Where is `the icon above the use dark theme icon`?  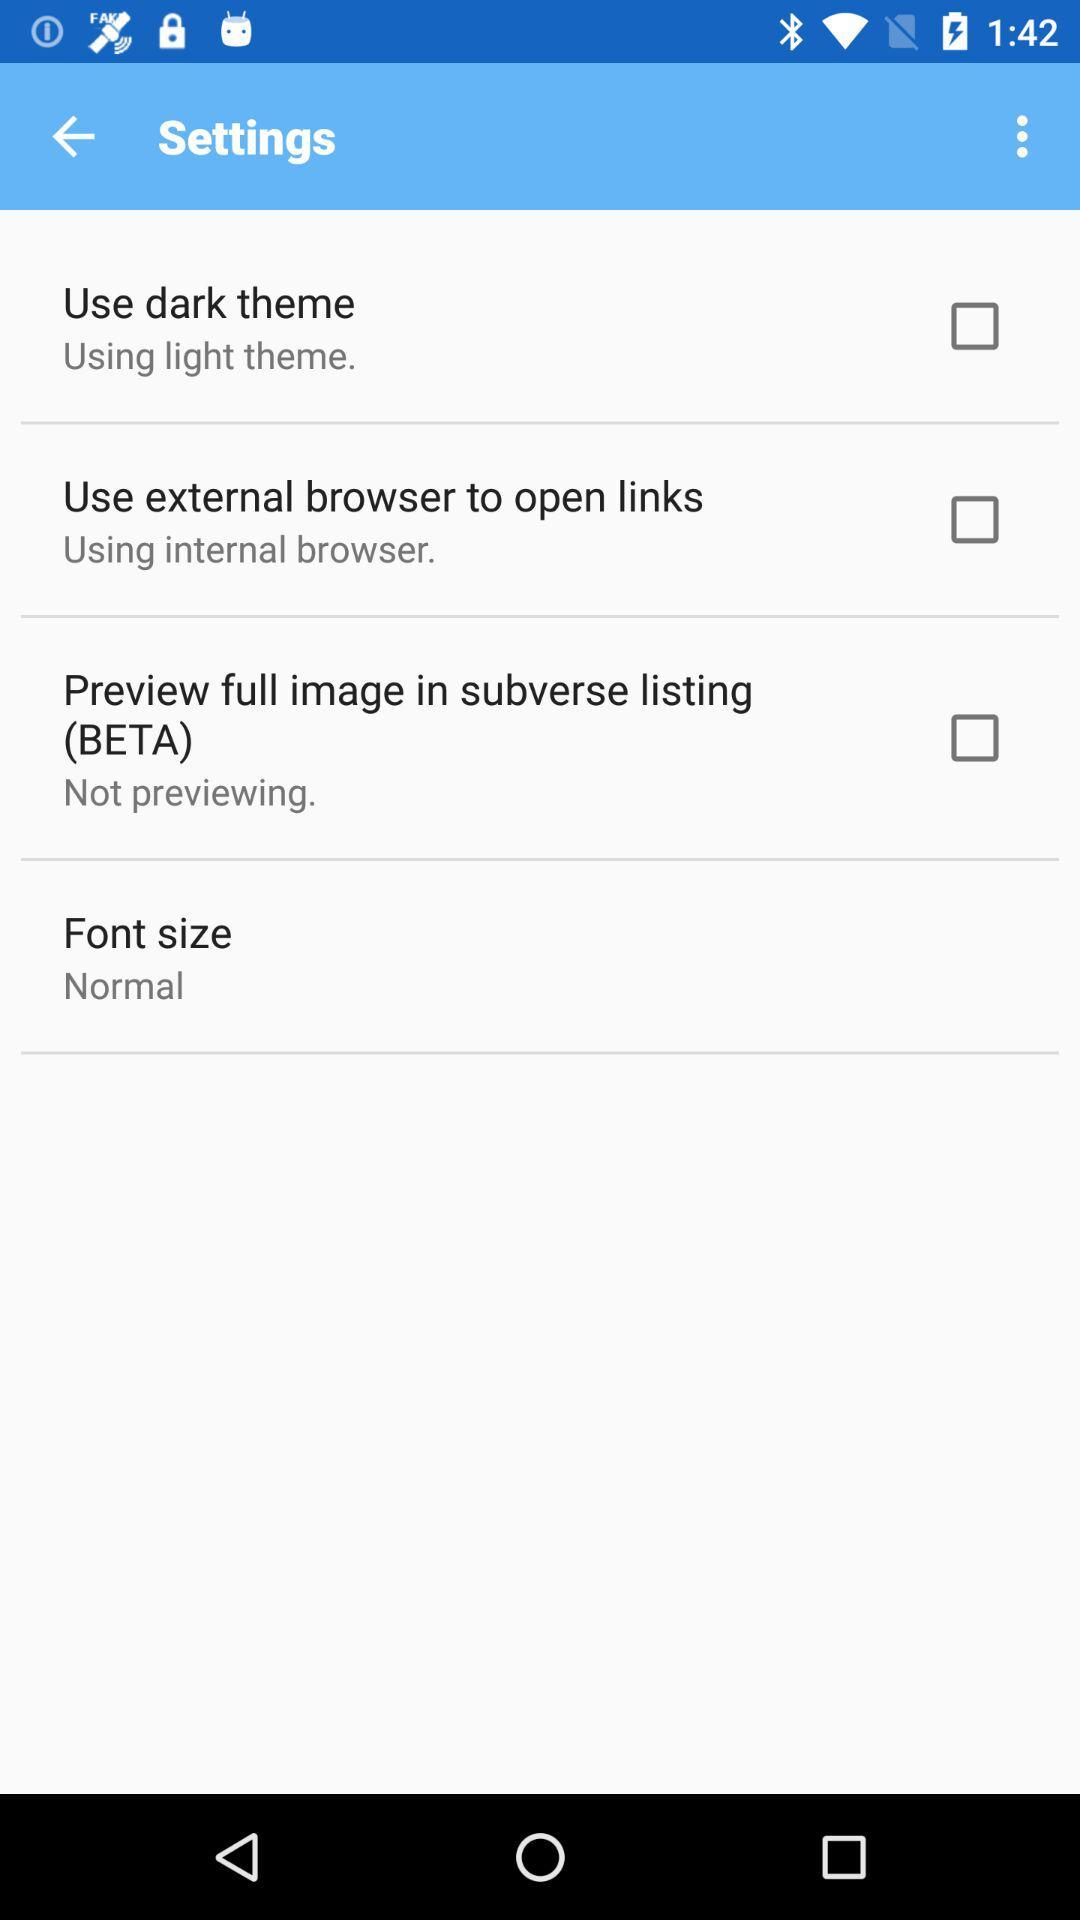 the icon above the use dark theme icon is located at coordinates (72, 135).